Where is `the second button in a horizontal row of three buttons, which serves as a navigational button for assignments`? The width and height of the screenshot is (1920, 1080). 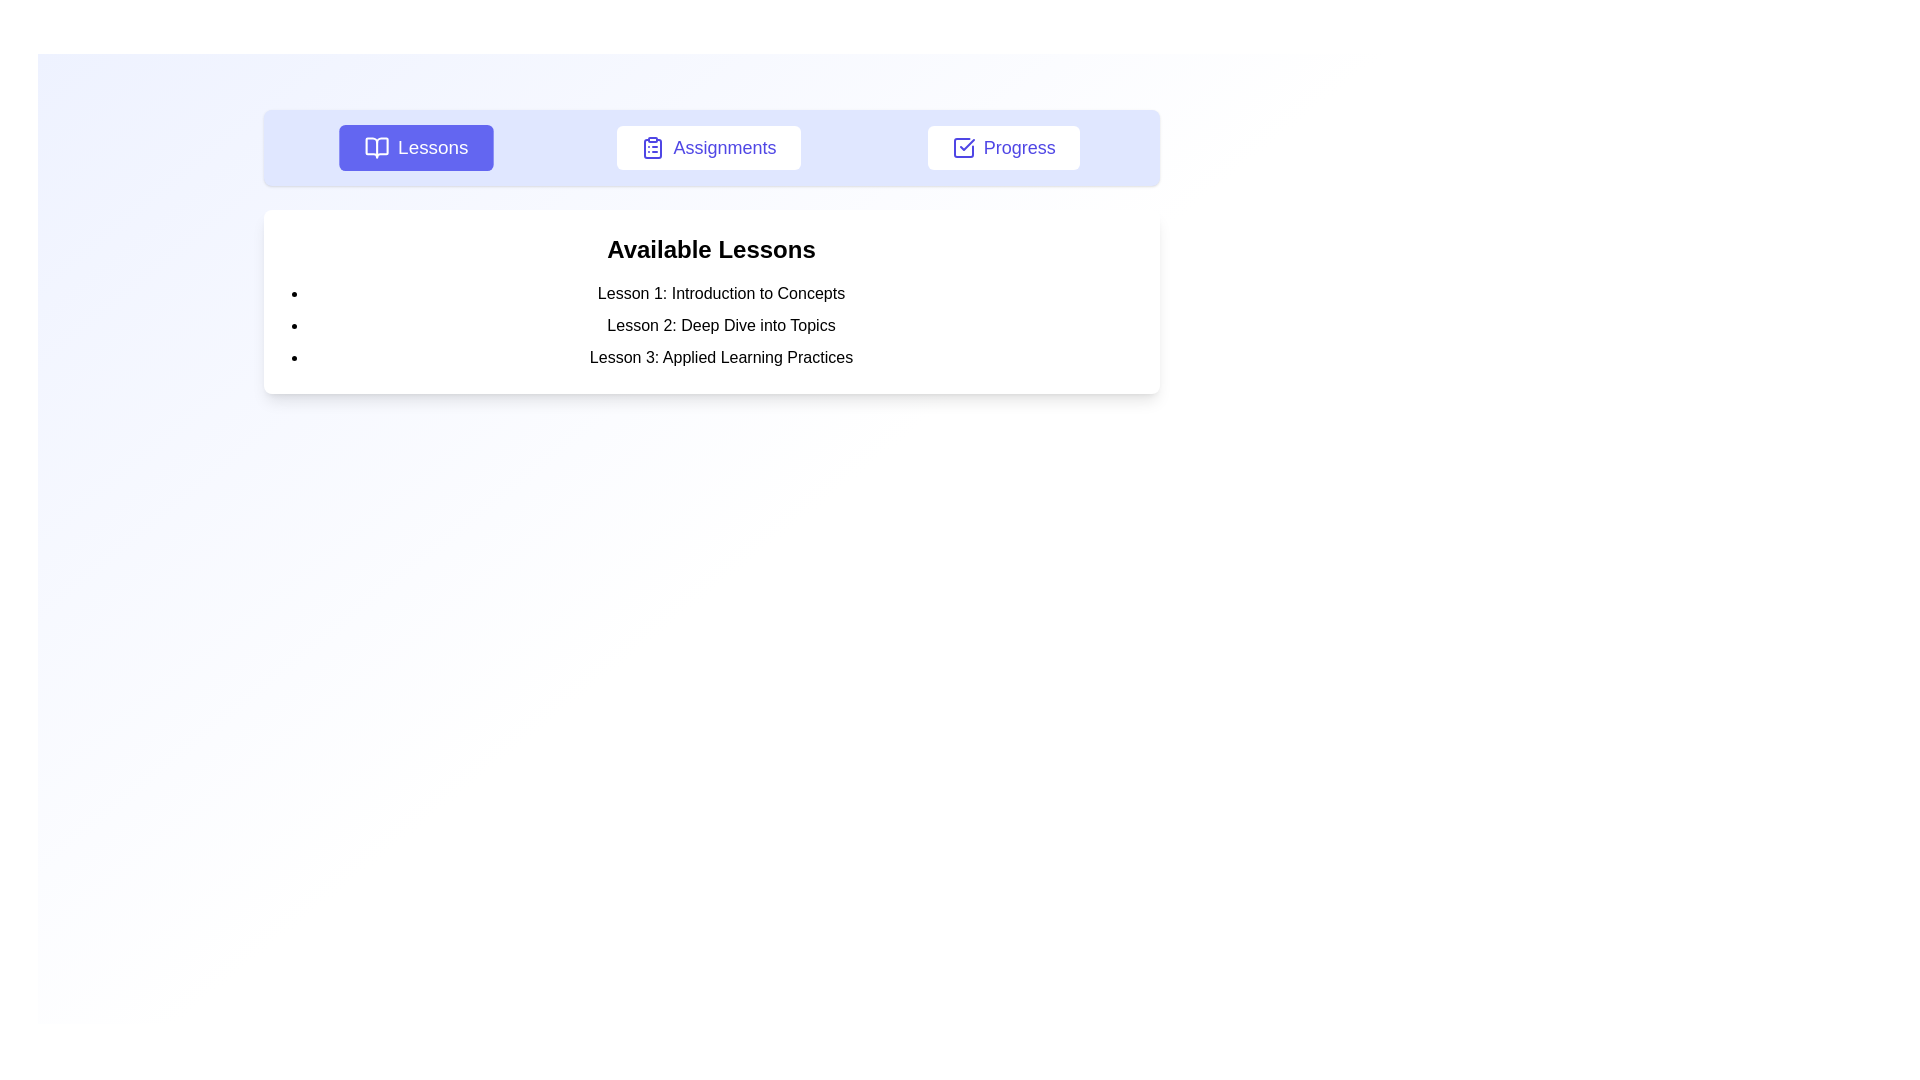
the second button in a horizontal row of three buttons, which serves as a navigational button for assignments is located at coordinates (709, 146).